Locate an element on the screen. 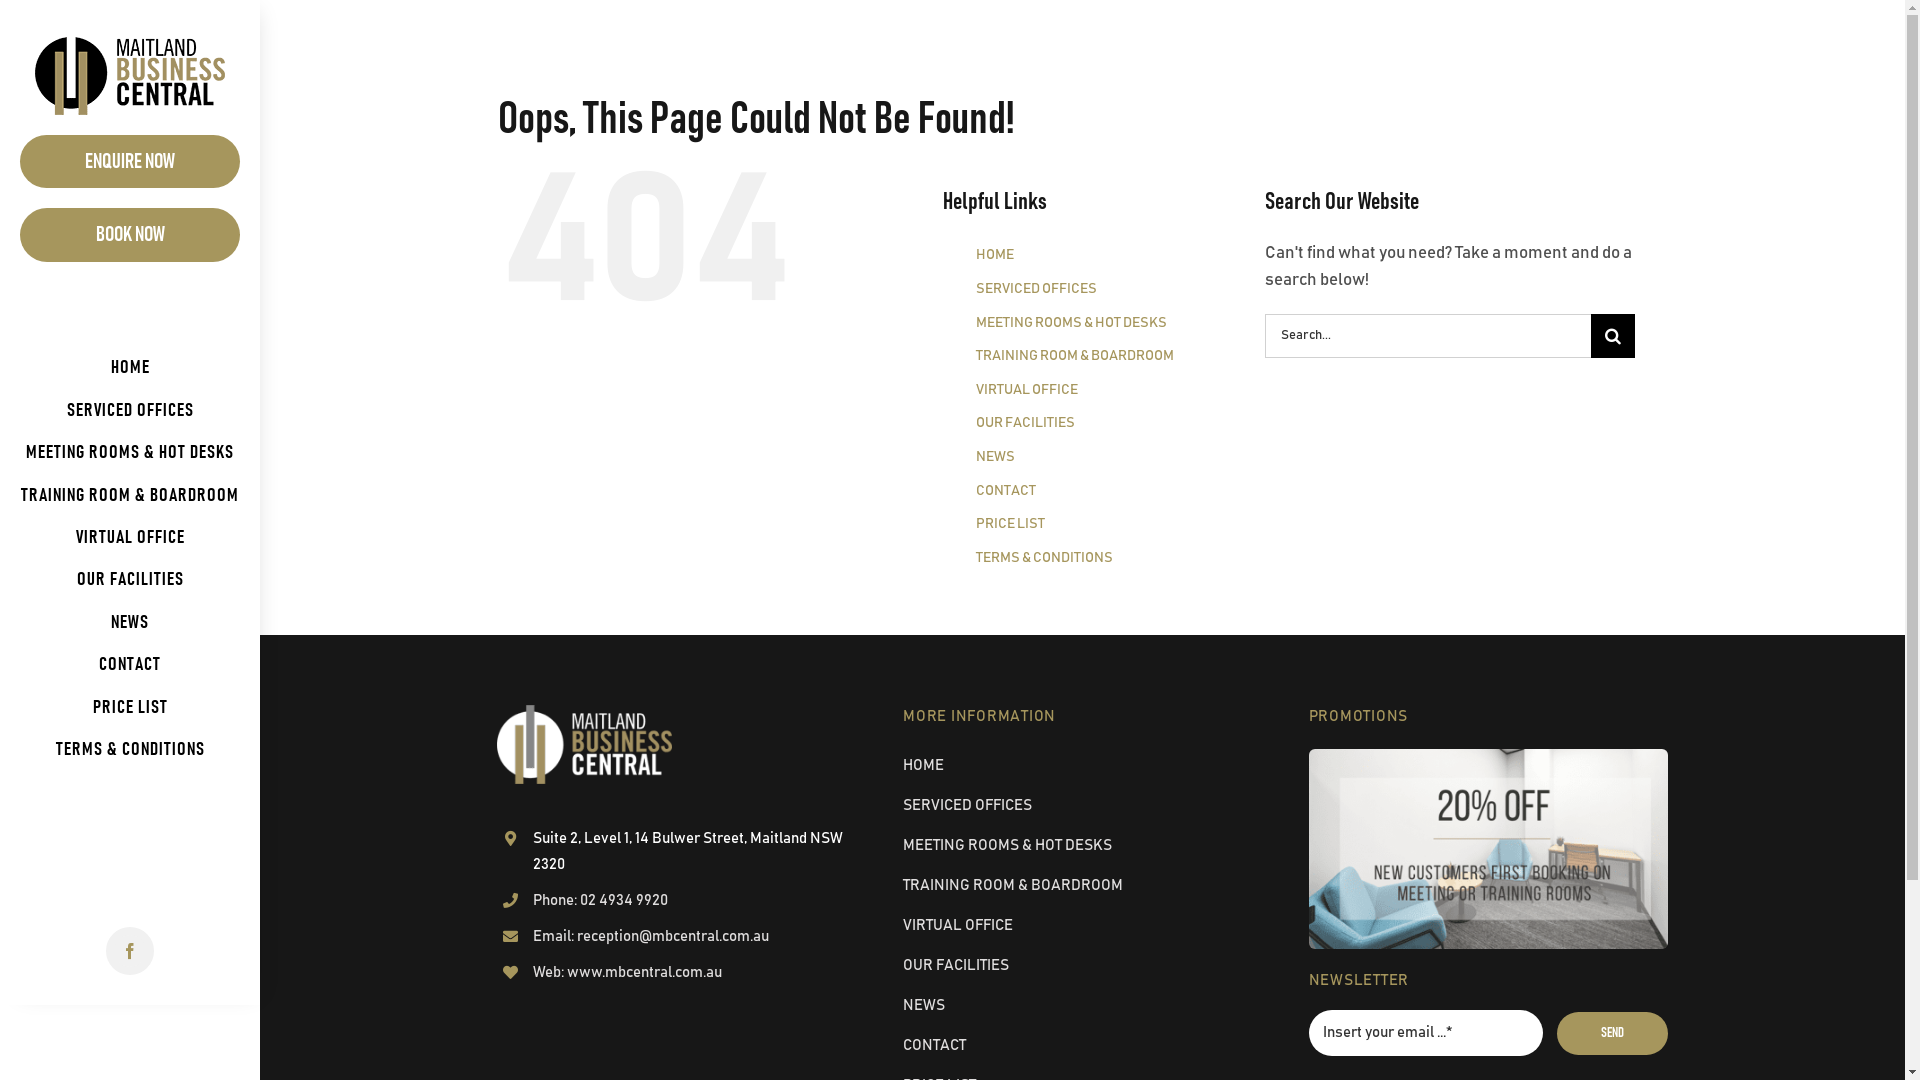 This screenshot has width=1920, height=1080. 'TRAINING ROOM & BOARDROOM' is located at coordinates (128, 495).